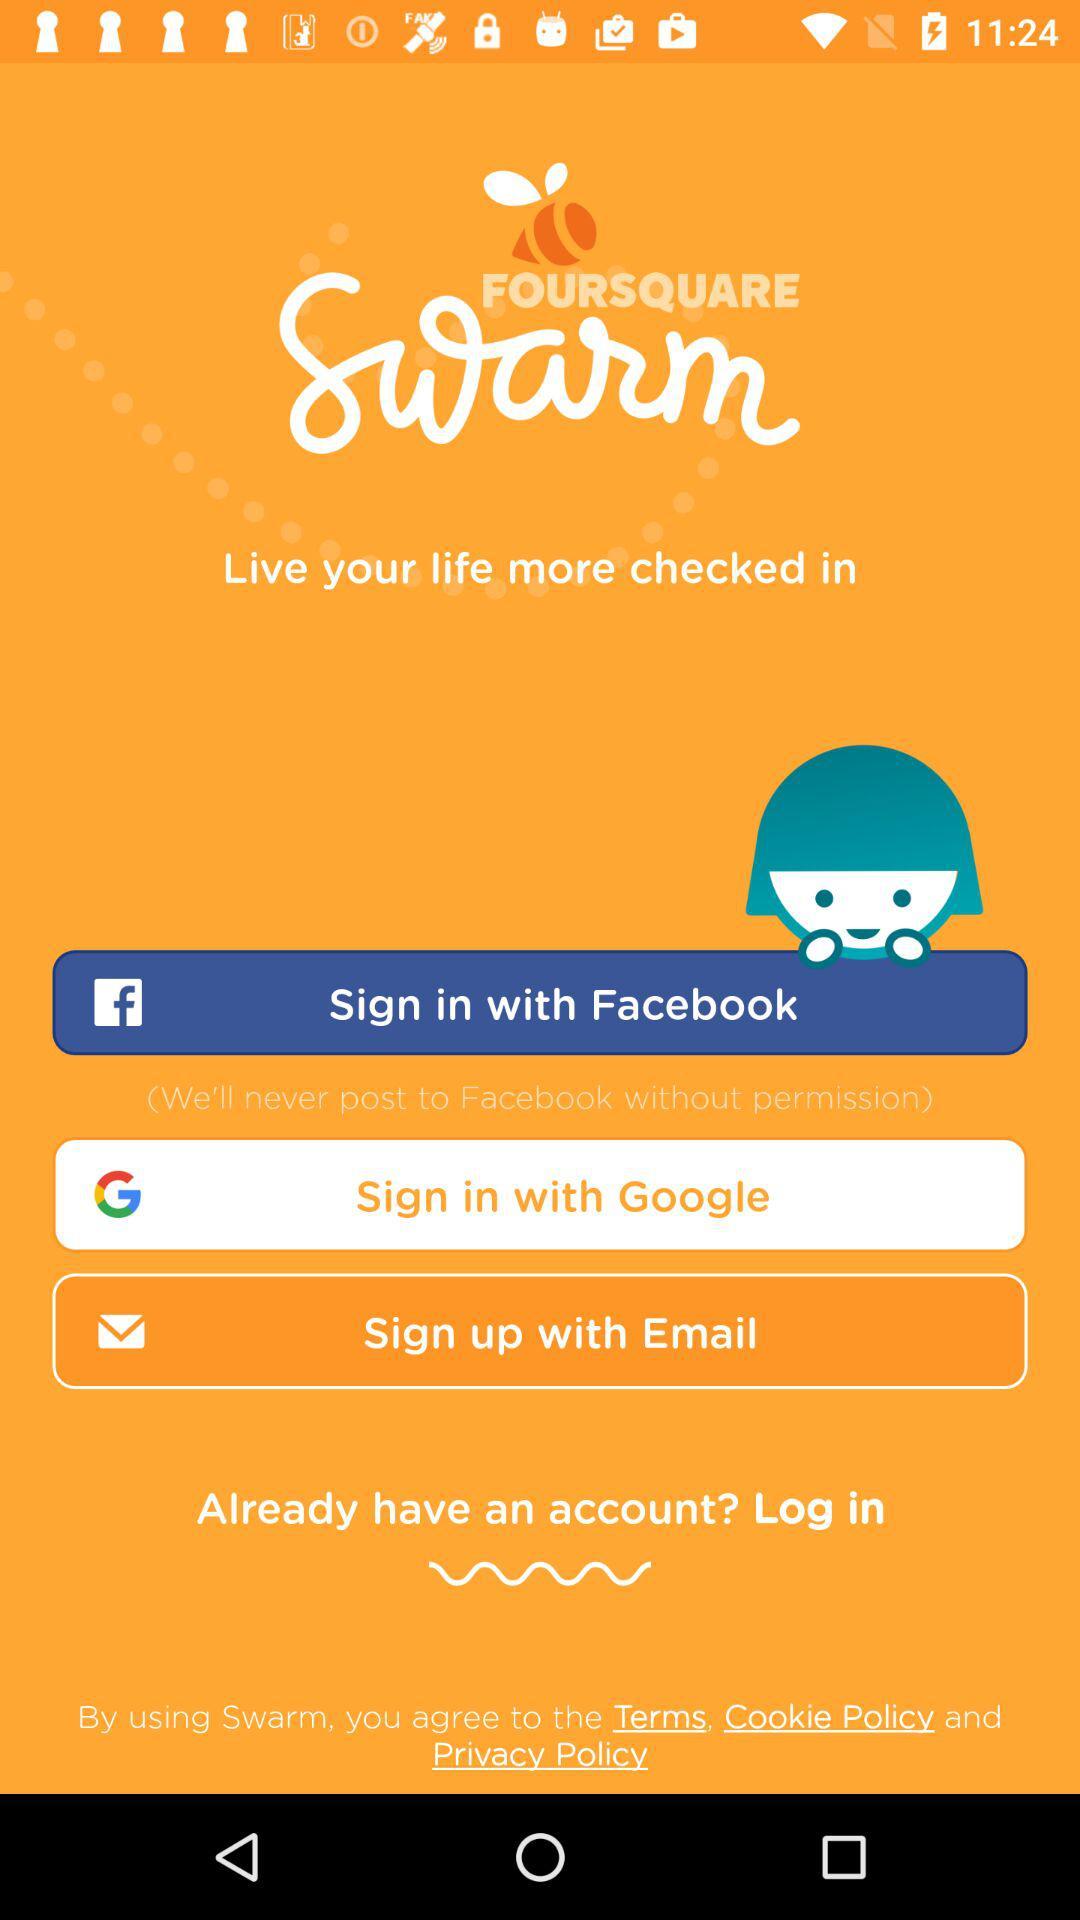  I want to click on already have an icon, so click(540, 1506).